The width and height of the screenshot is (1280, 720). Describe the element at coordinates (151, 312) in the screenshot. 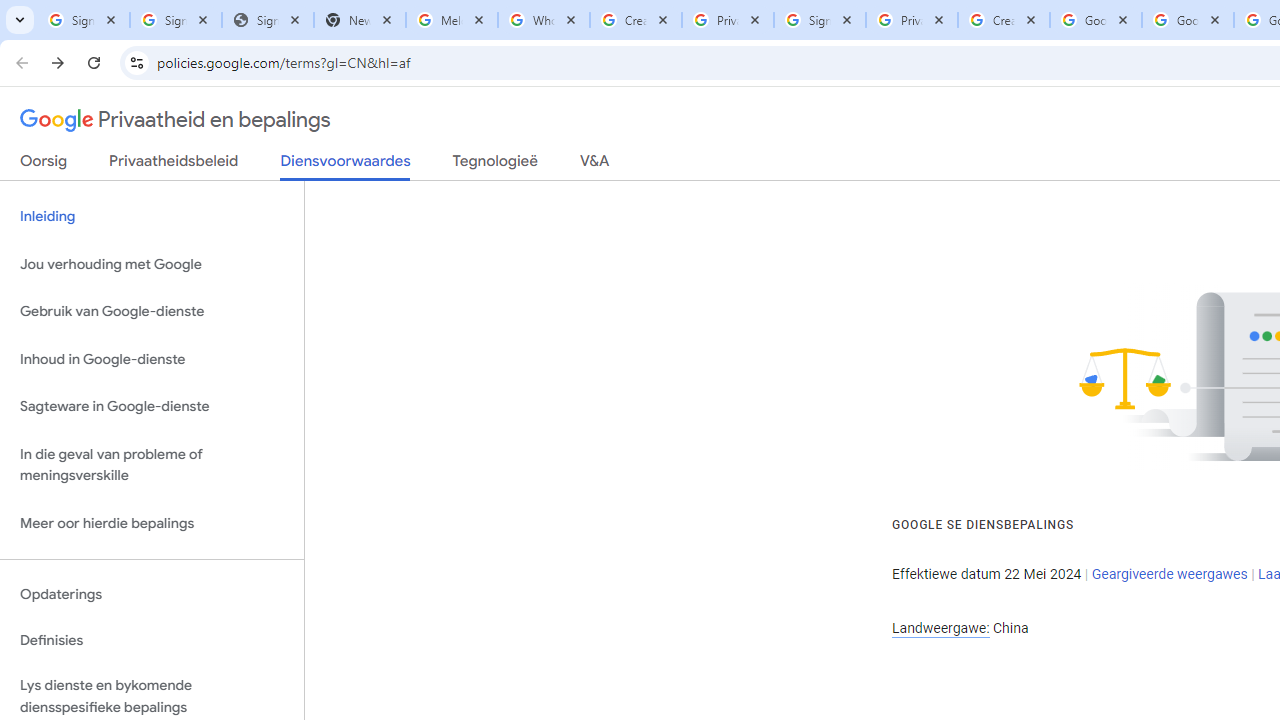

I see `'Gebruik van Google-dienste'` at that location.